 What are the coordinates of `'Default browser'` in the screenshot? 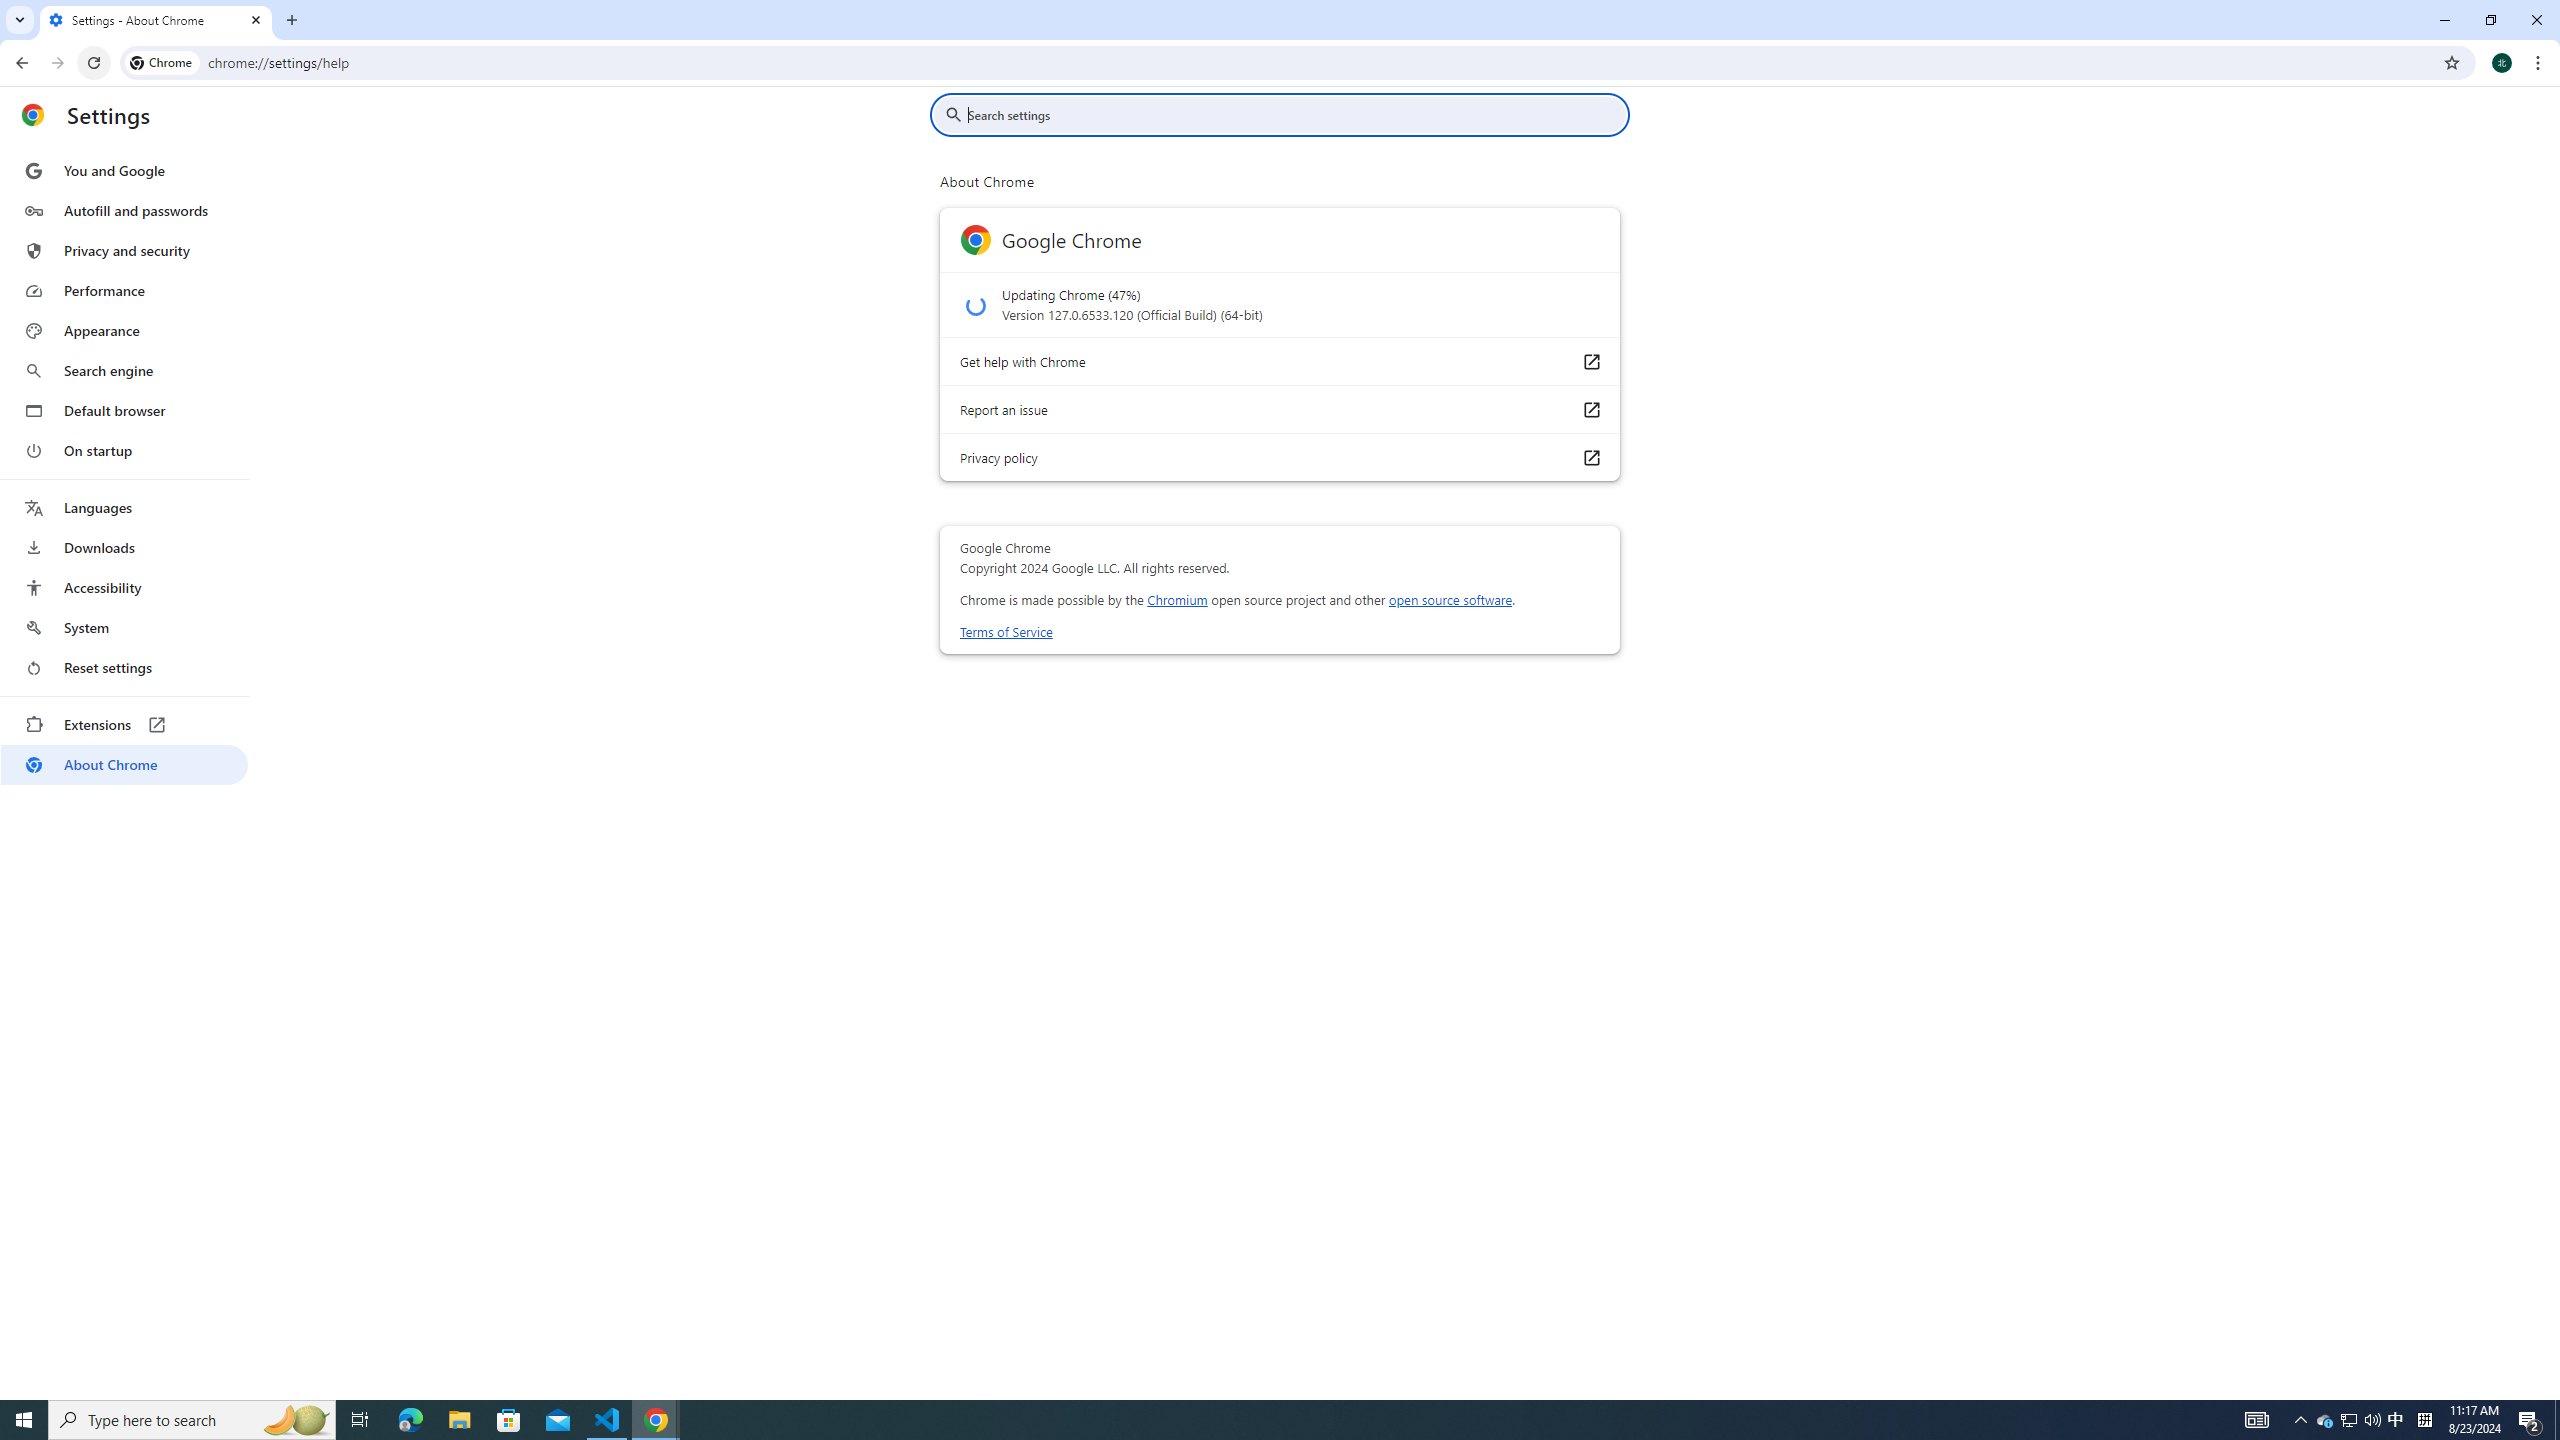 It's located at (123, 410).